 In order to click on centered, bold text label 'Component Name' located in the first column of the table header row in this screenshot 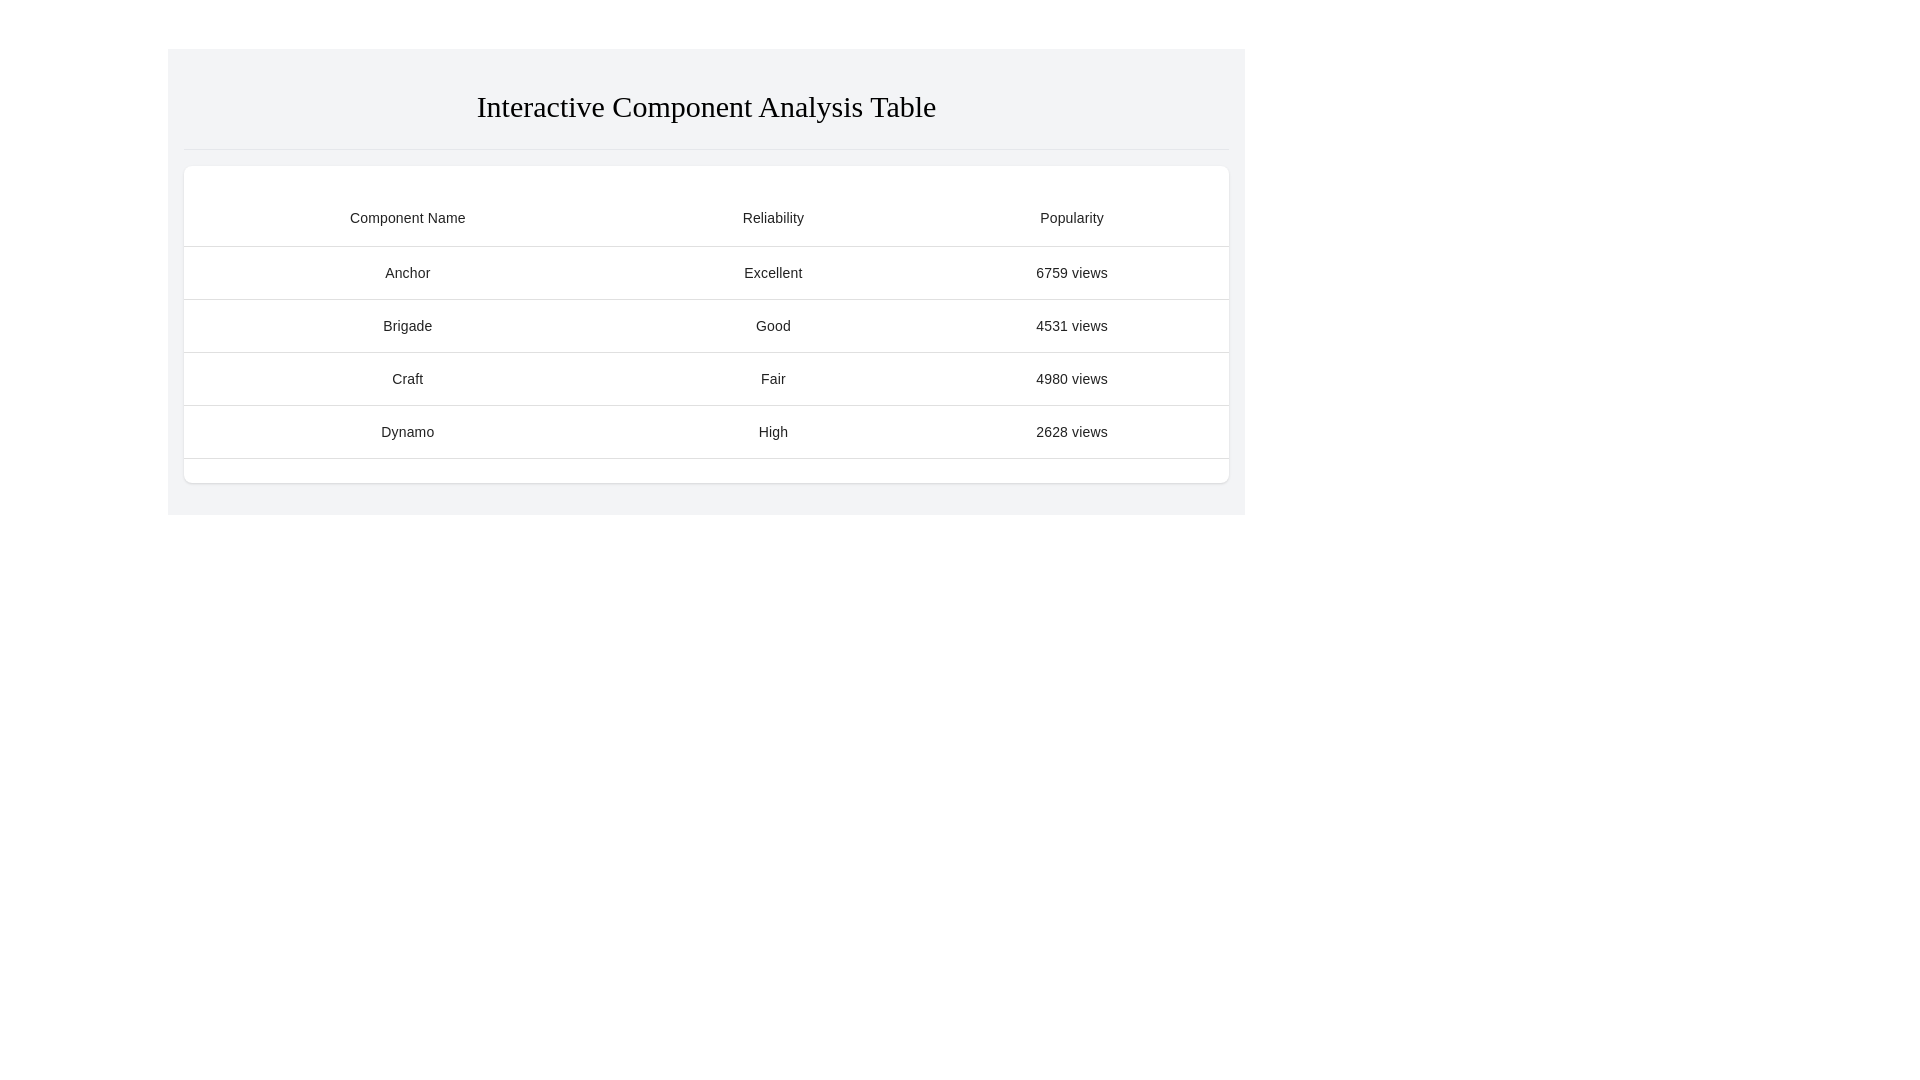, I will do `click(406, 218)`.